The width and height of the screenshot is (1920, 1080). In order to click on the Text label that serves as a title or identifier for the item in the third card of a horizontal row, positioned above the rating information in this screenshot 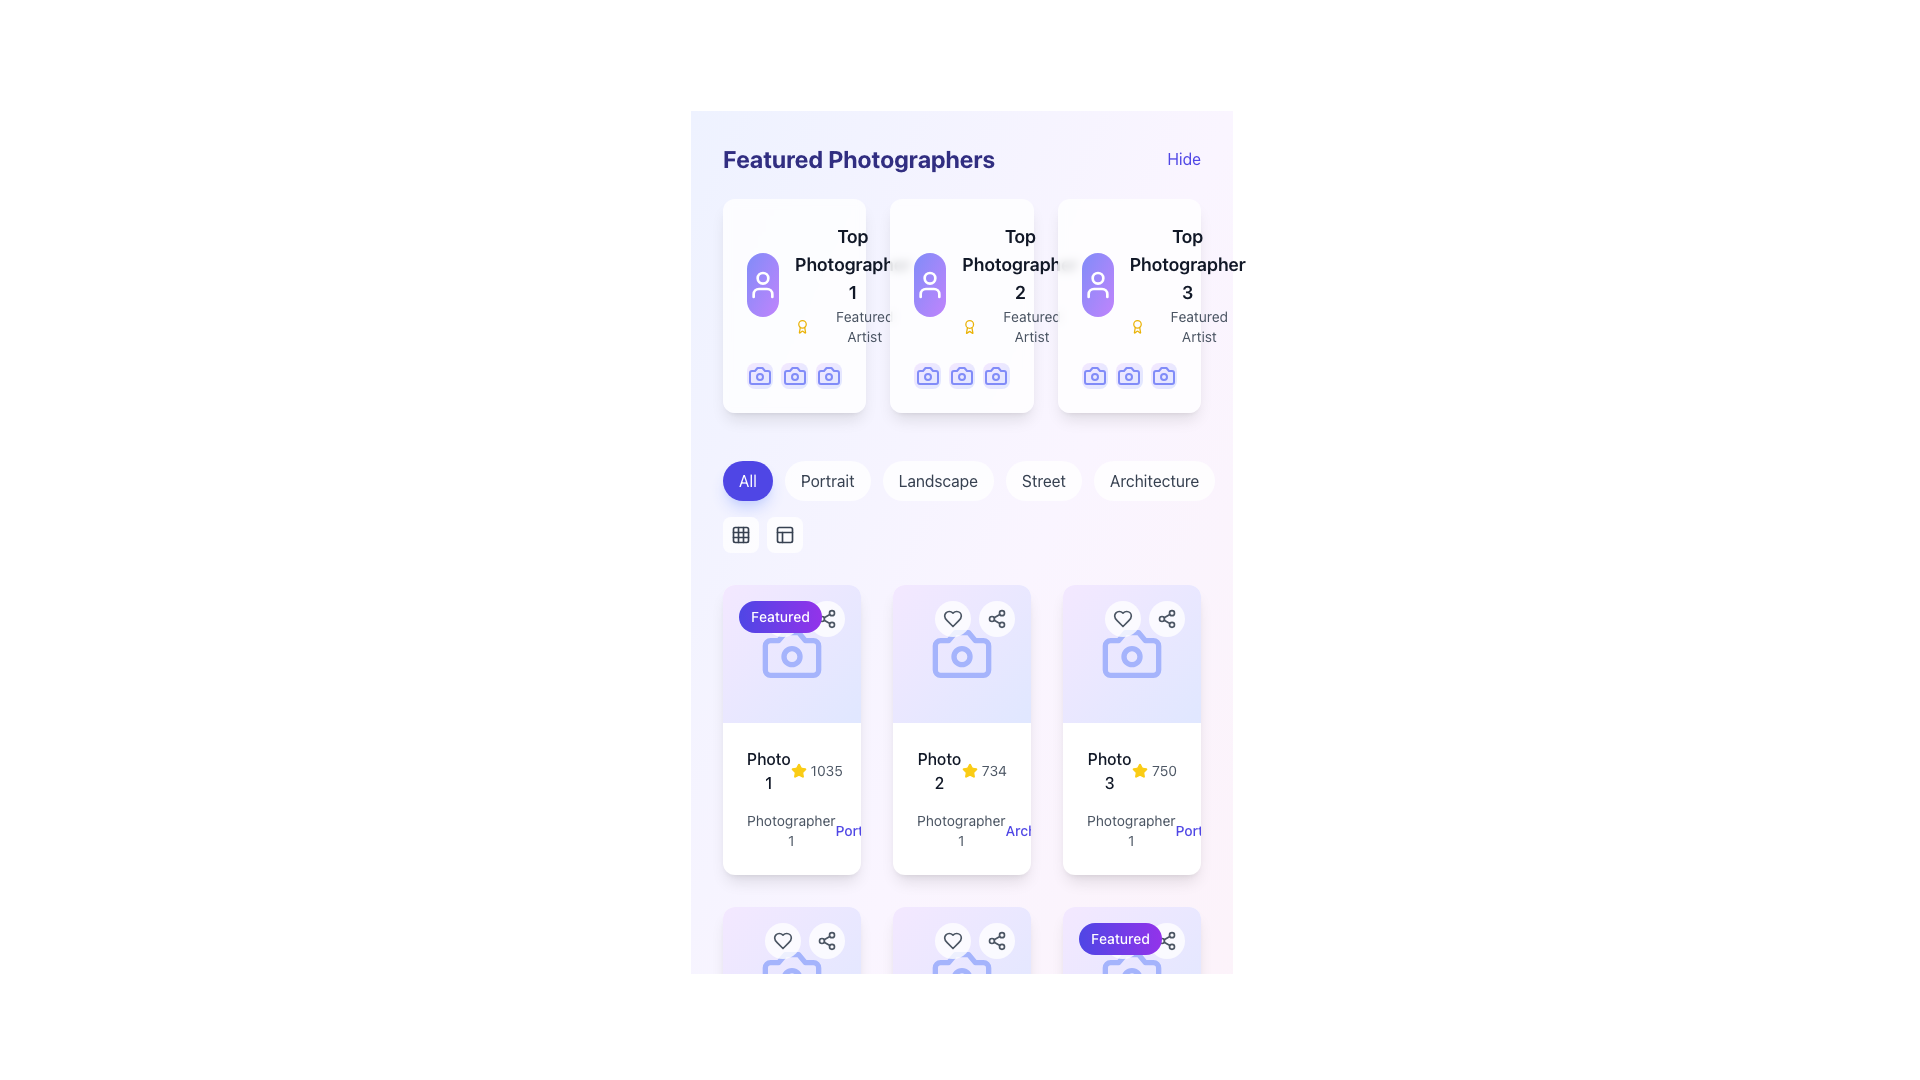, I will do `click(1108, 770)`.